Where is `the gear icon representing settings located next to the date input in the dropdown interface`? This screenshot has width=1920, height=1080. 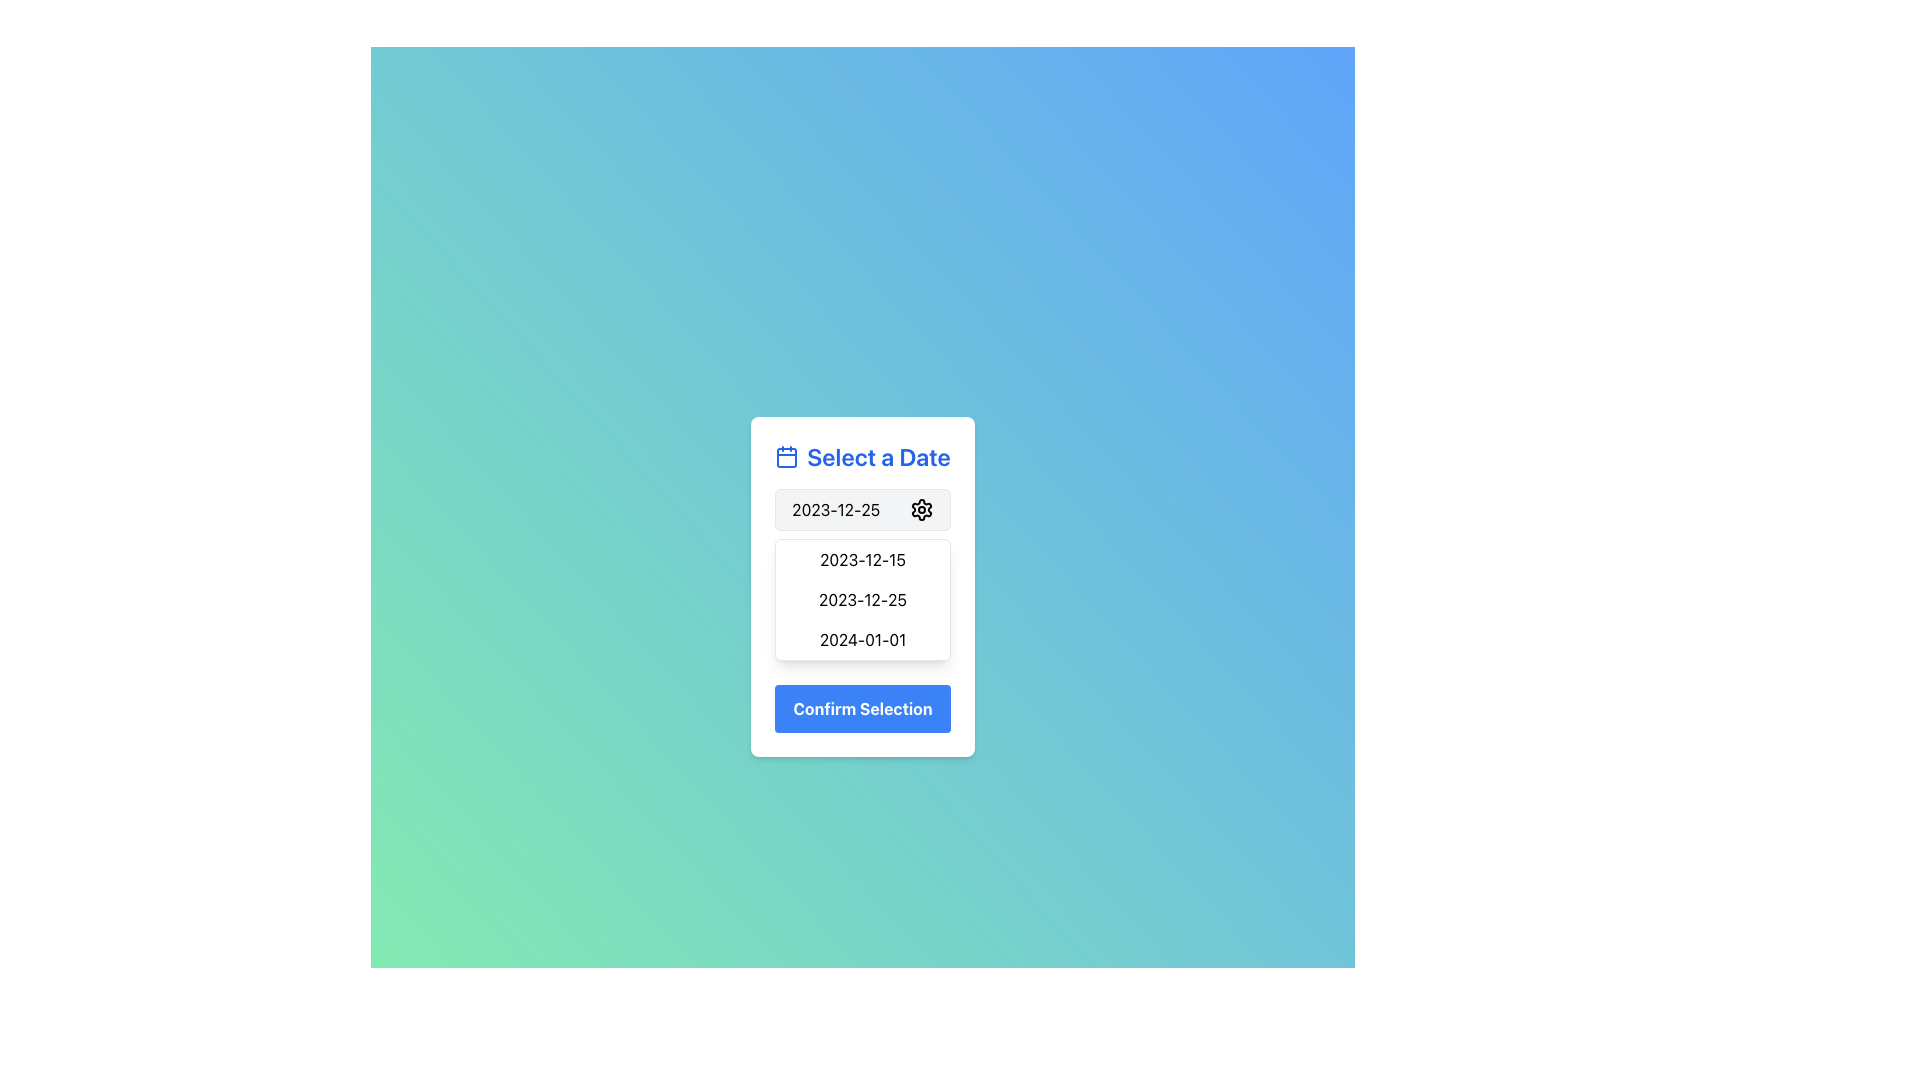
the gear icon representing settings located next to the date input in the dropdown interface is located at coordinates (920, 508).